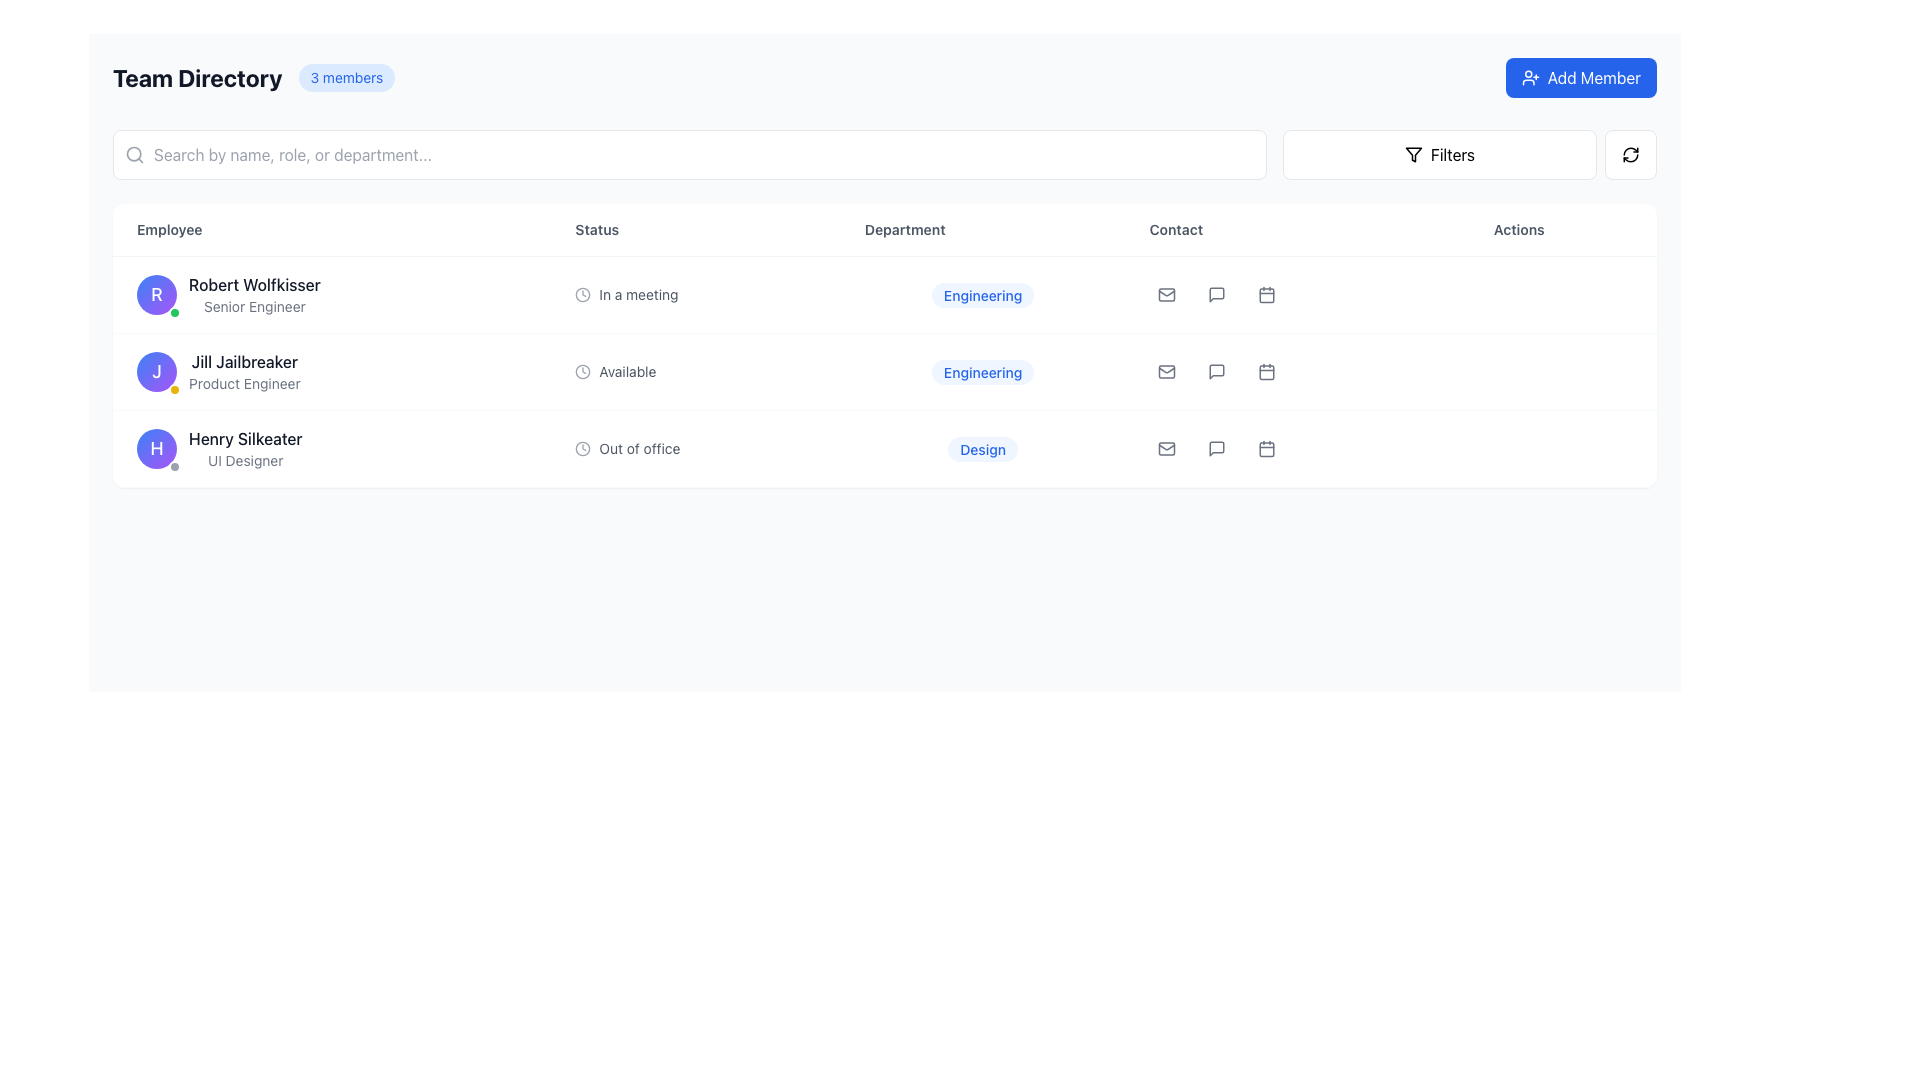  I want to click on the small circular clock icon with a hollow center located in the 'Status' column of the first row of the 'Team Directory' table, adjacent to the text 'In a meeting' for 'Robert Wolfkisser', so click(582, 294).